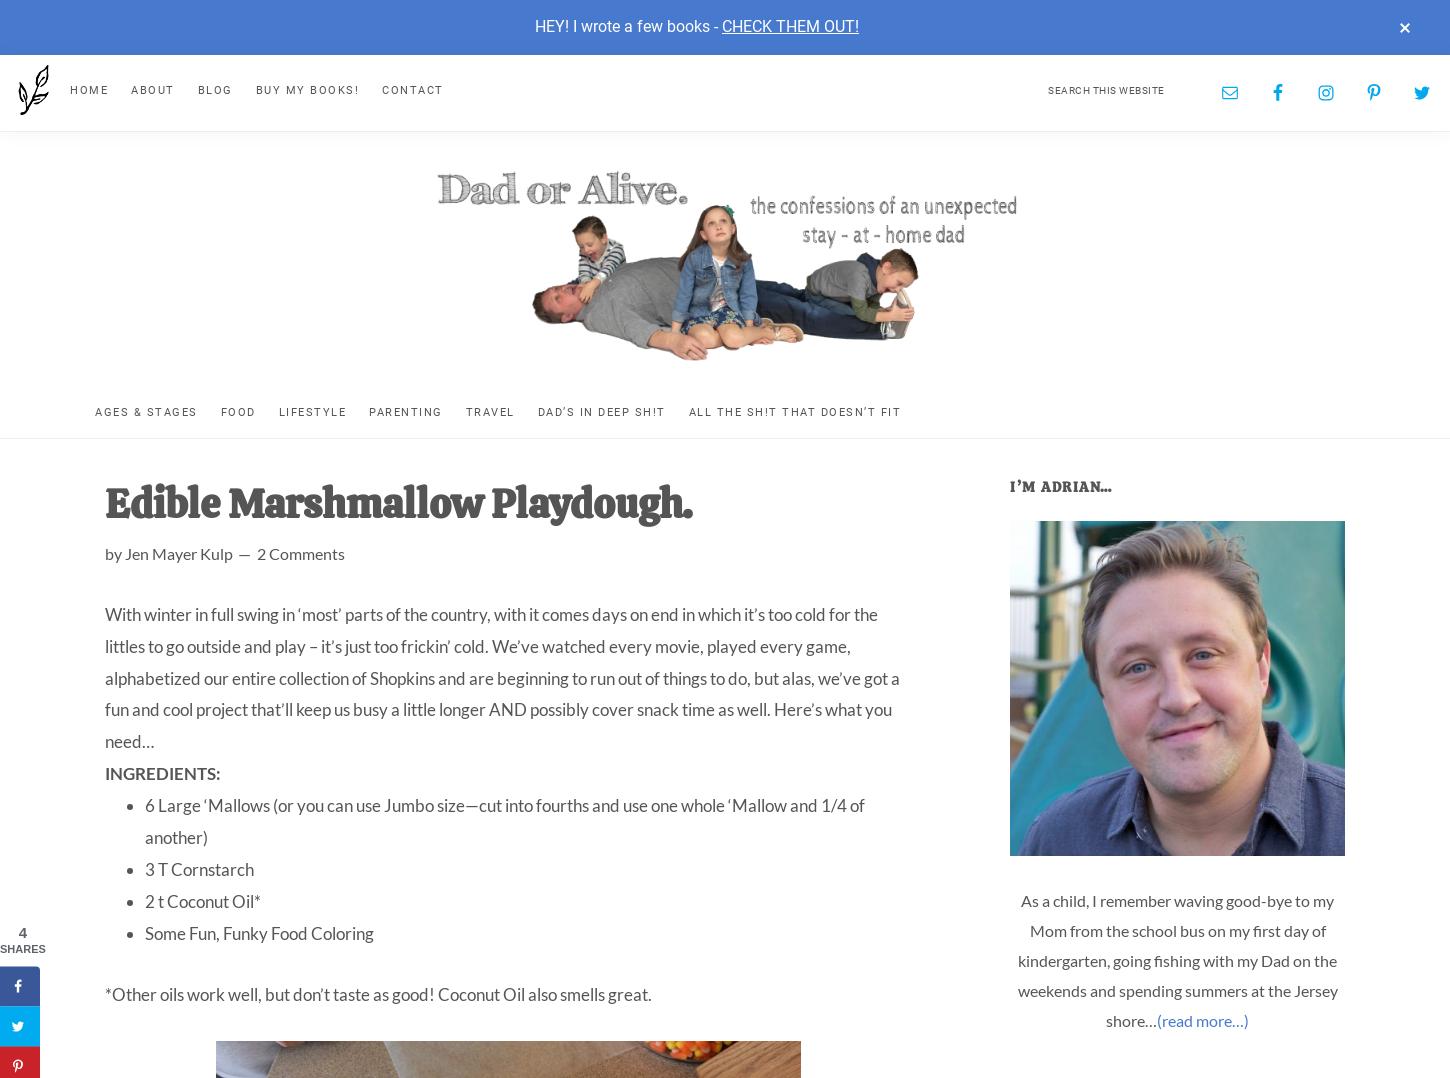 Image resolution: width=1450 pixels, height=1078 pixels. What do you see at coordinates (380, 88) in the screenshot?
I see `'Contact'` at bounding box center [380, 88].